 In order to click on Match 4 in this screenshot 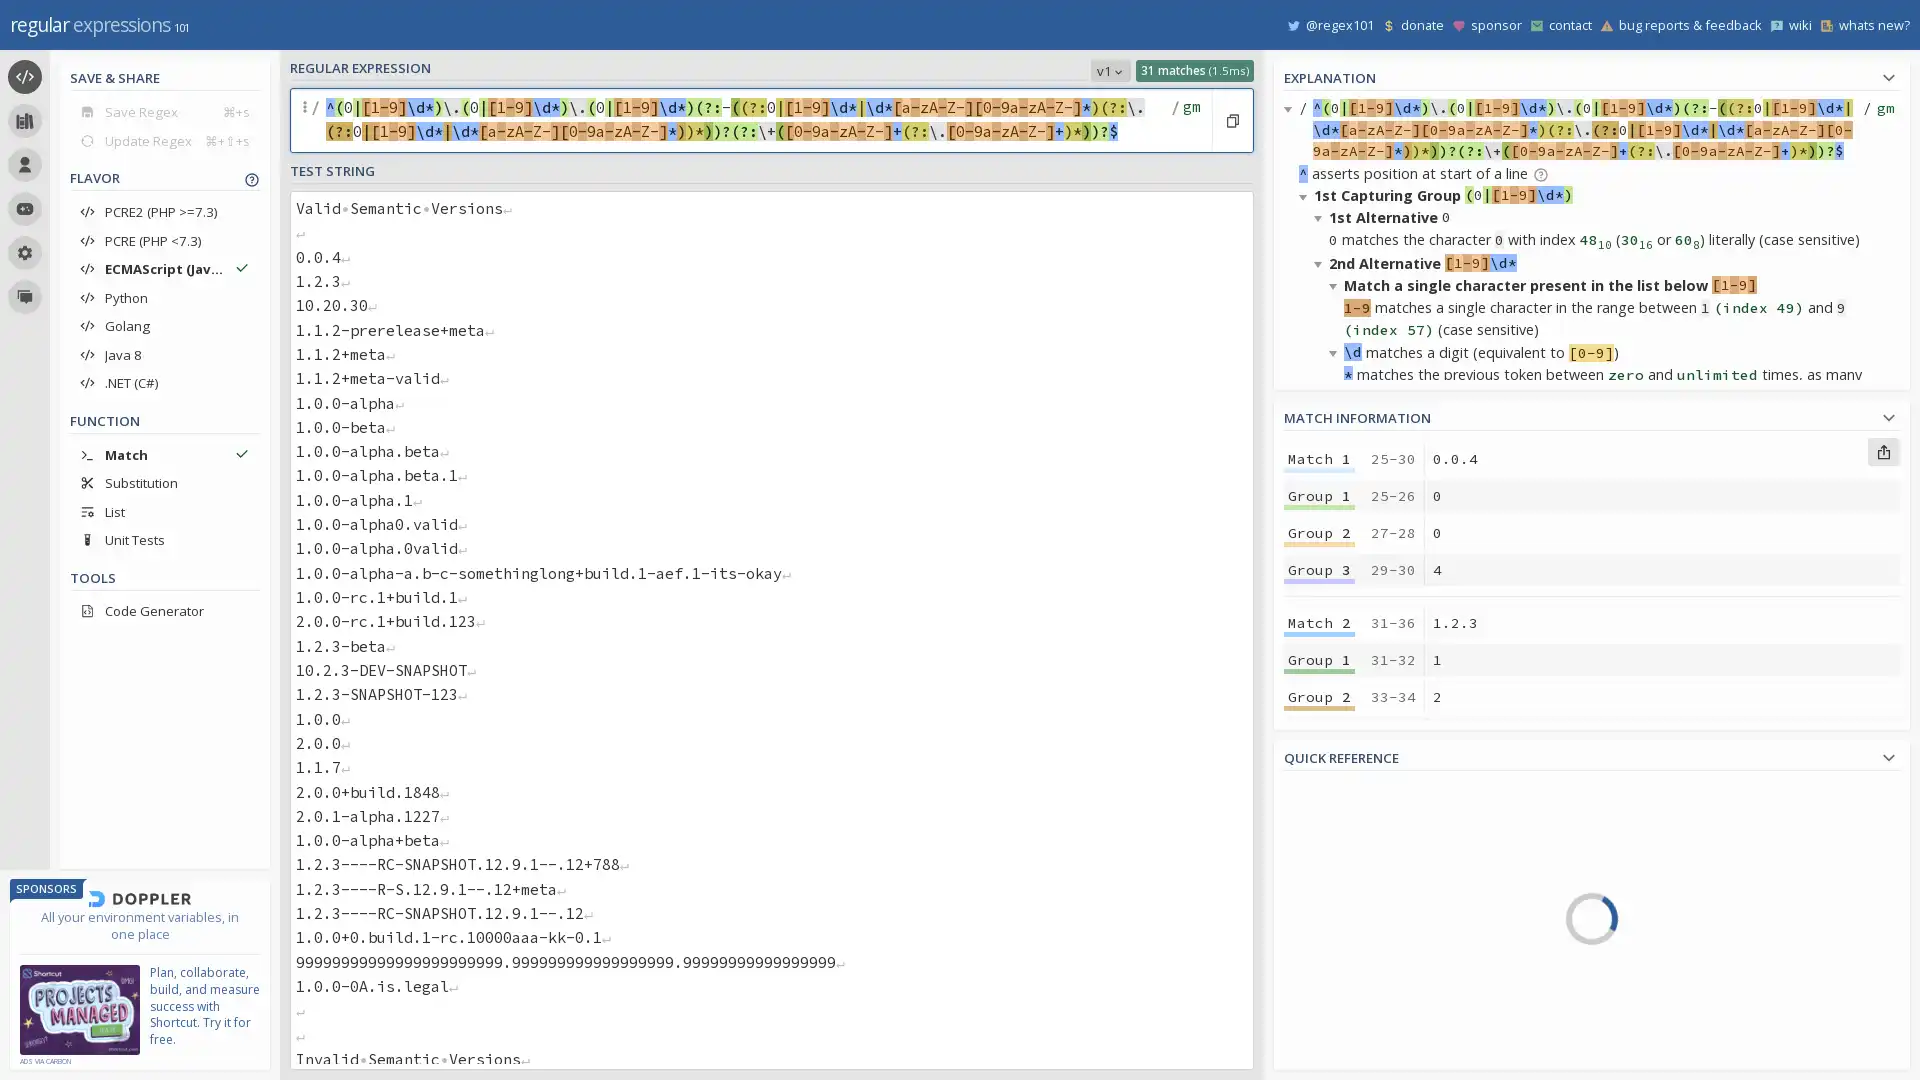, I will do `click(1319, 950)`.